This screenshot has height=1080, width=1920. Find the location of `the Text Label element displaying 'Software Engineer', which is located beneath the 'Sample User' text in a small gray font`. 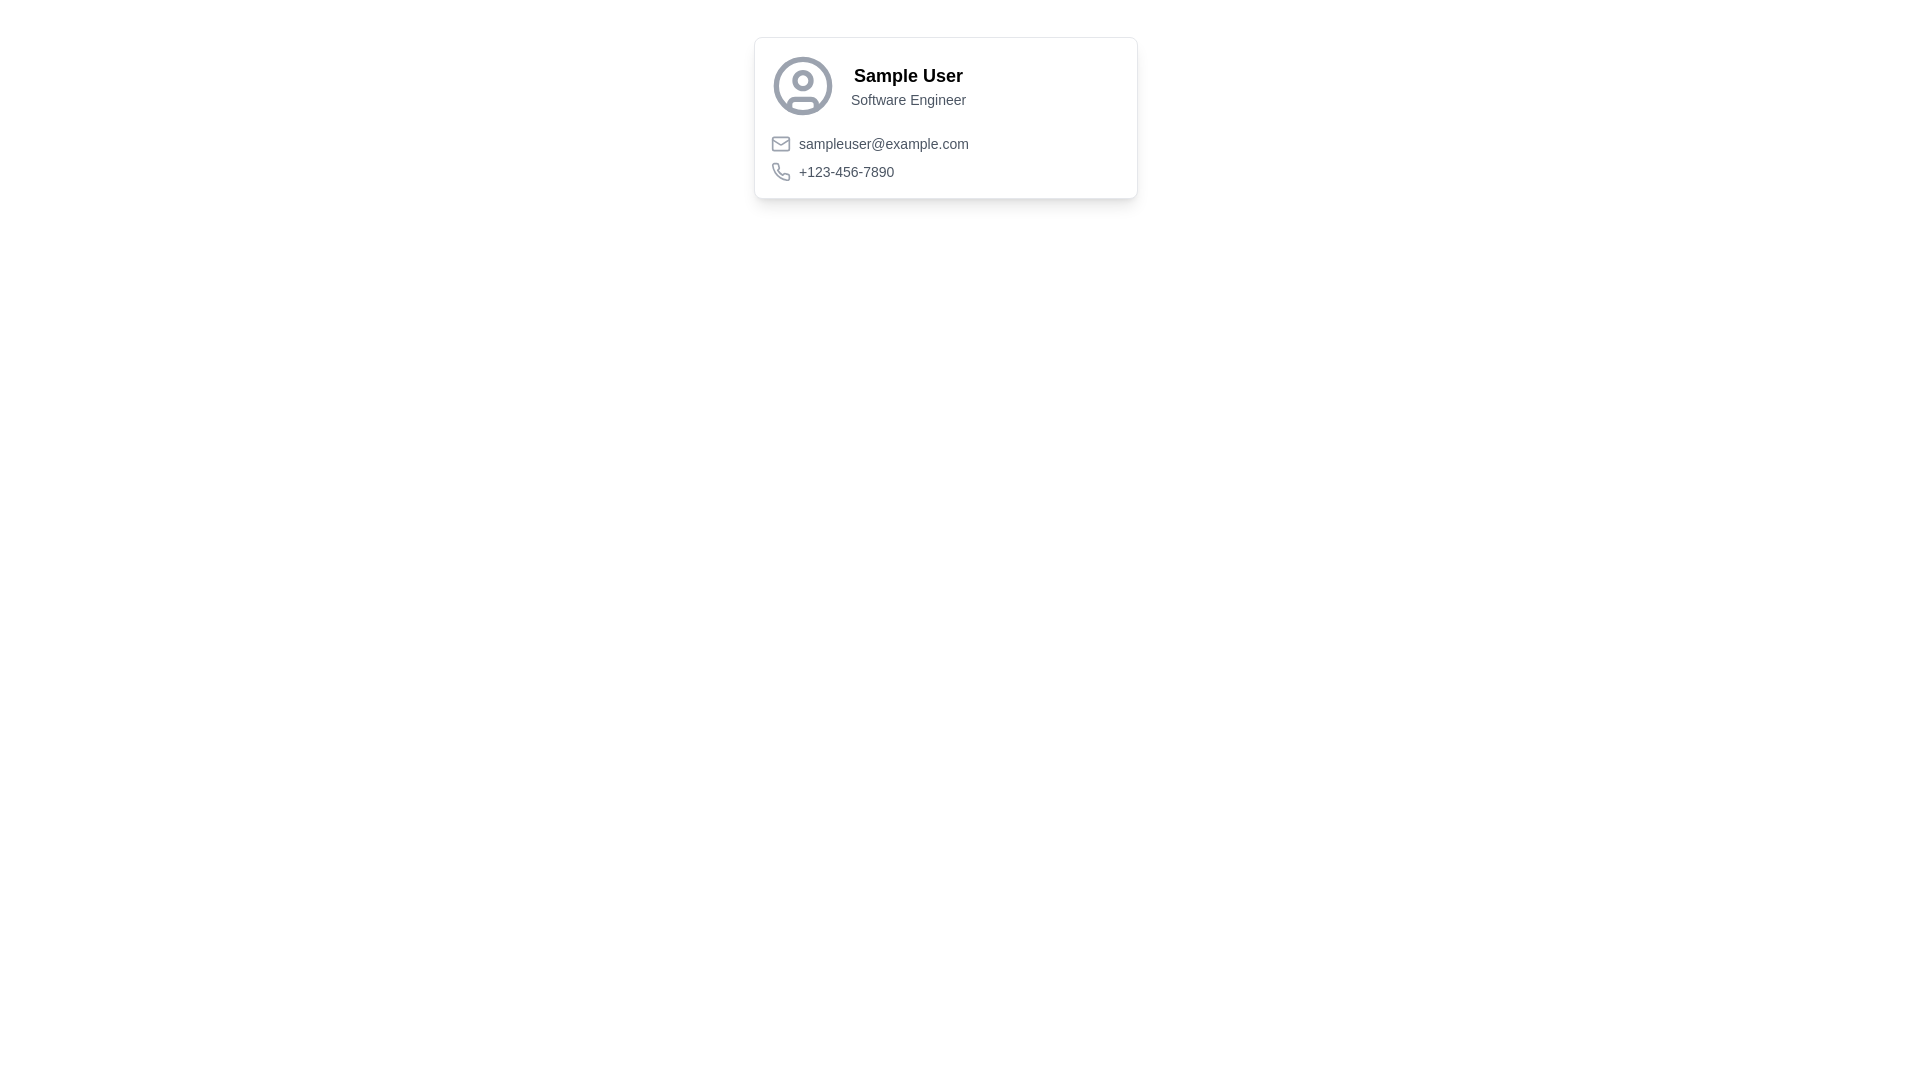

the Text Label element displaying 'Software Engineer', which is located beneath the 'Sample User' text in a small gray font is located at coordinates (907, 100).